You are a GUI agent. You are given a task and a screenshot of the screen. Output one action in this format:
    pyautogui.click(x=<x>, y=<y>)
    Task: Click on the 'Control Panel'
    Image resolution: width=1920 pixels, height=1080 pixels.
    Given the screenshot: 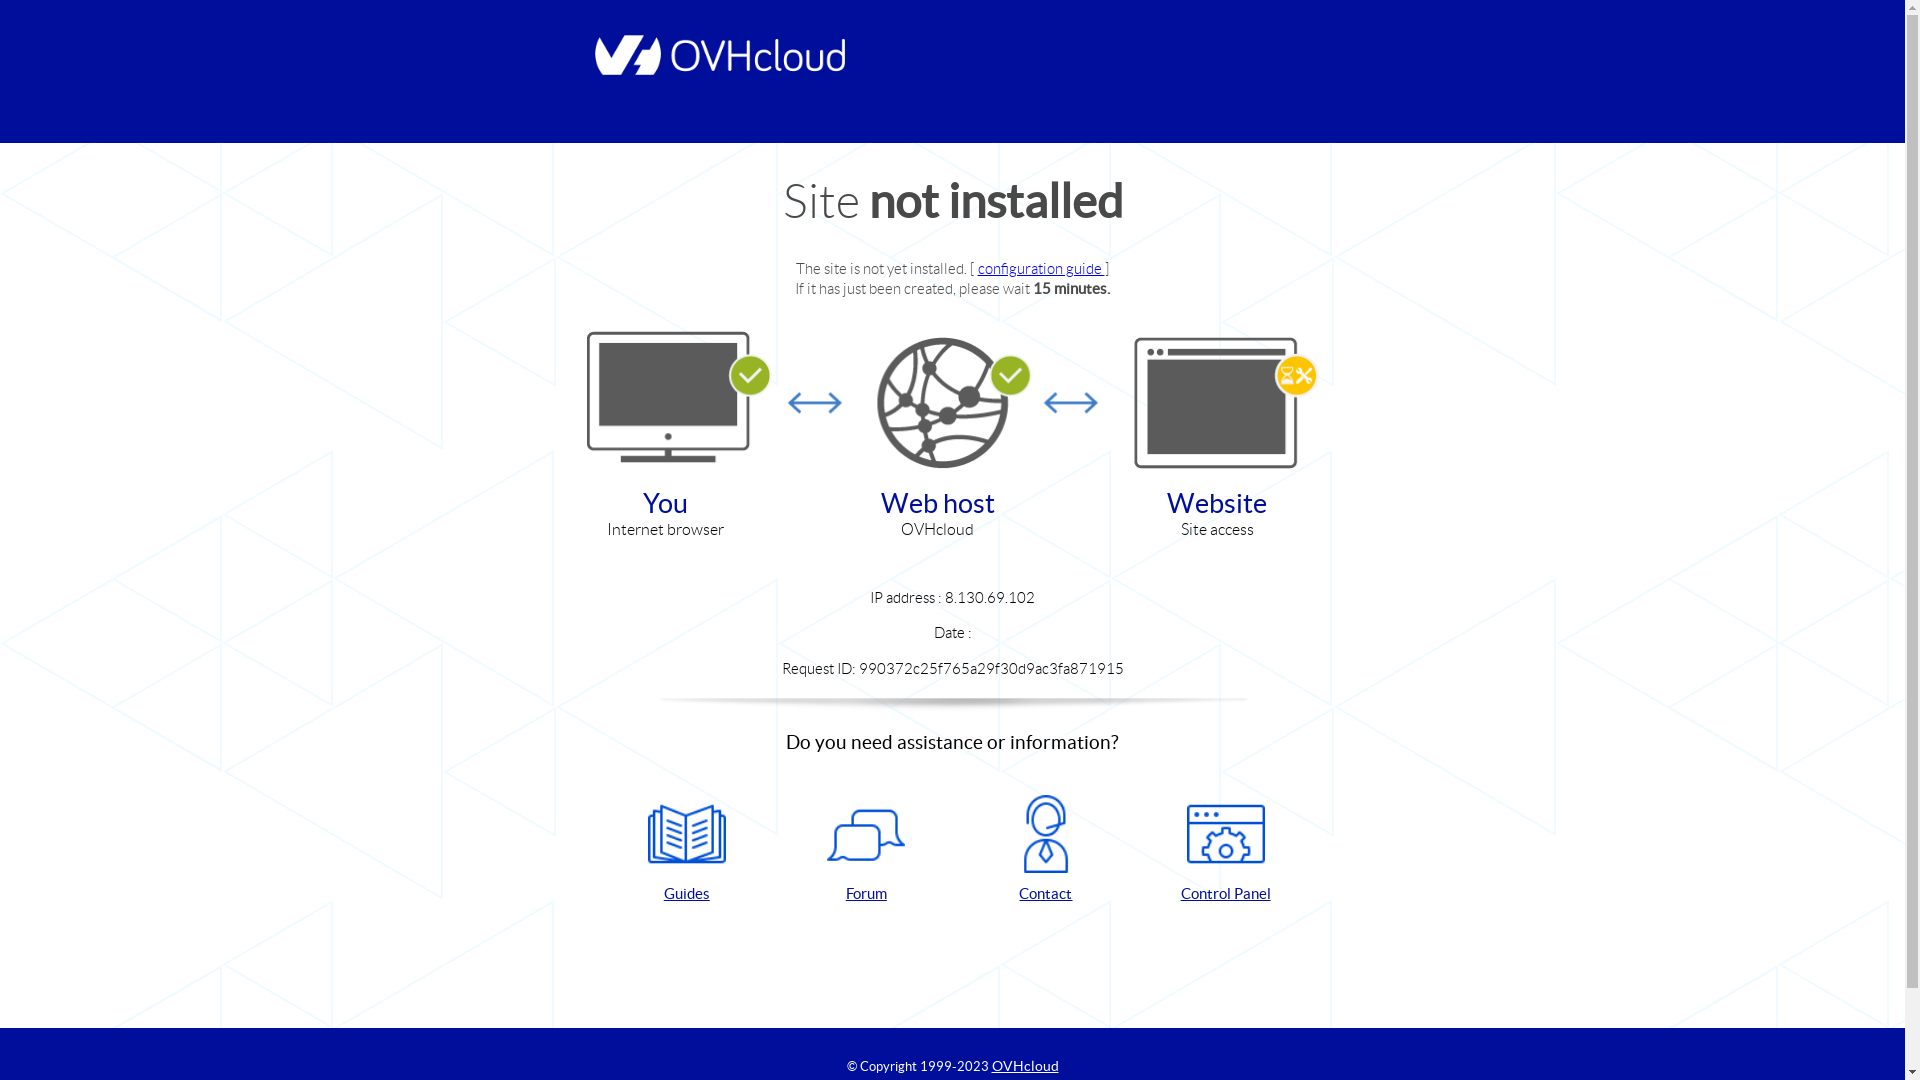 What is the action you would take?
    pyautogui.click(x=1224, y=849)
    